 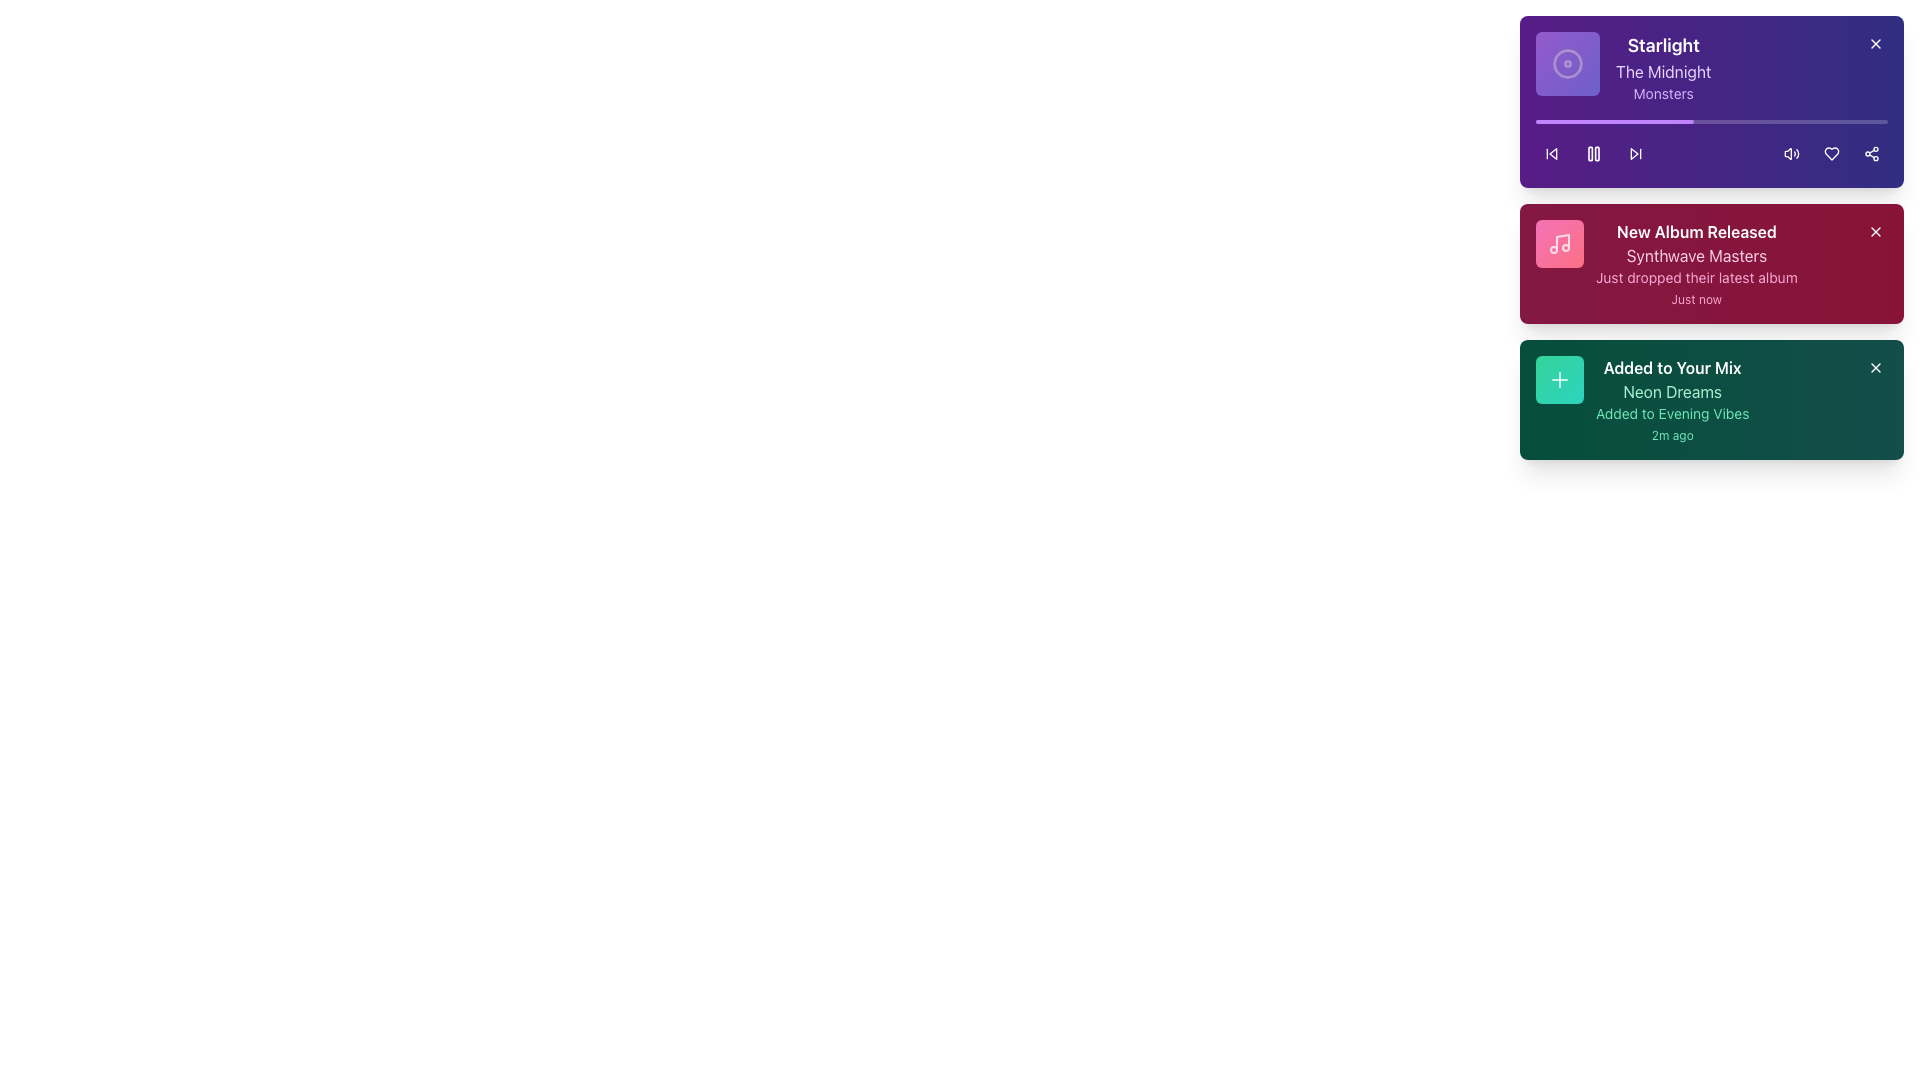 What do you see at coordinates (1875, 367) in the screenshot?
I see `the circular close button with an 'X' icon located in the top-right corner of the green notification card titled 'Added to Your Mix'` at bounding box center [1875, 367].